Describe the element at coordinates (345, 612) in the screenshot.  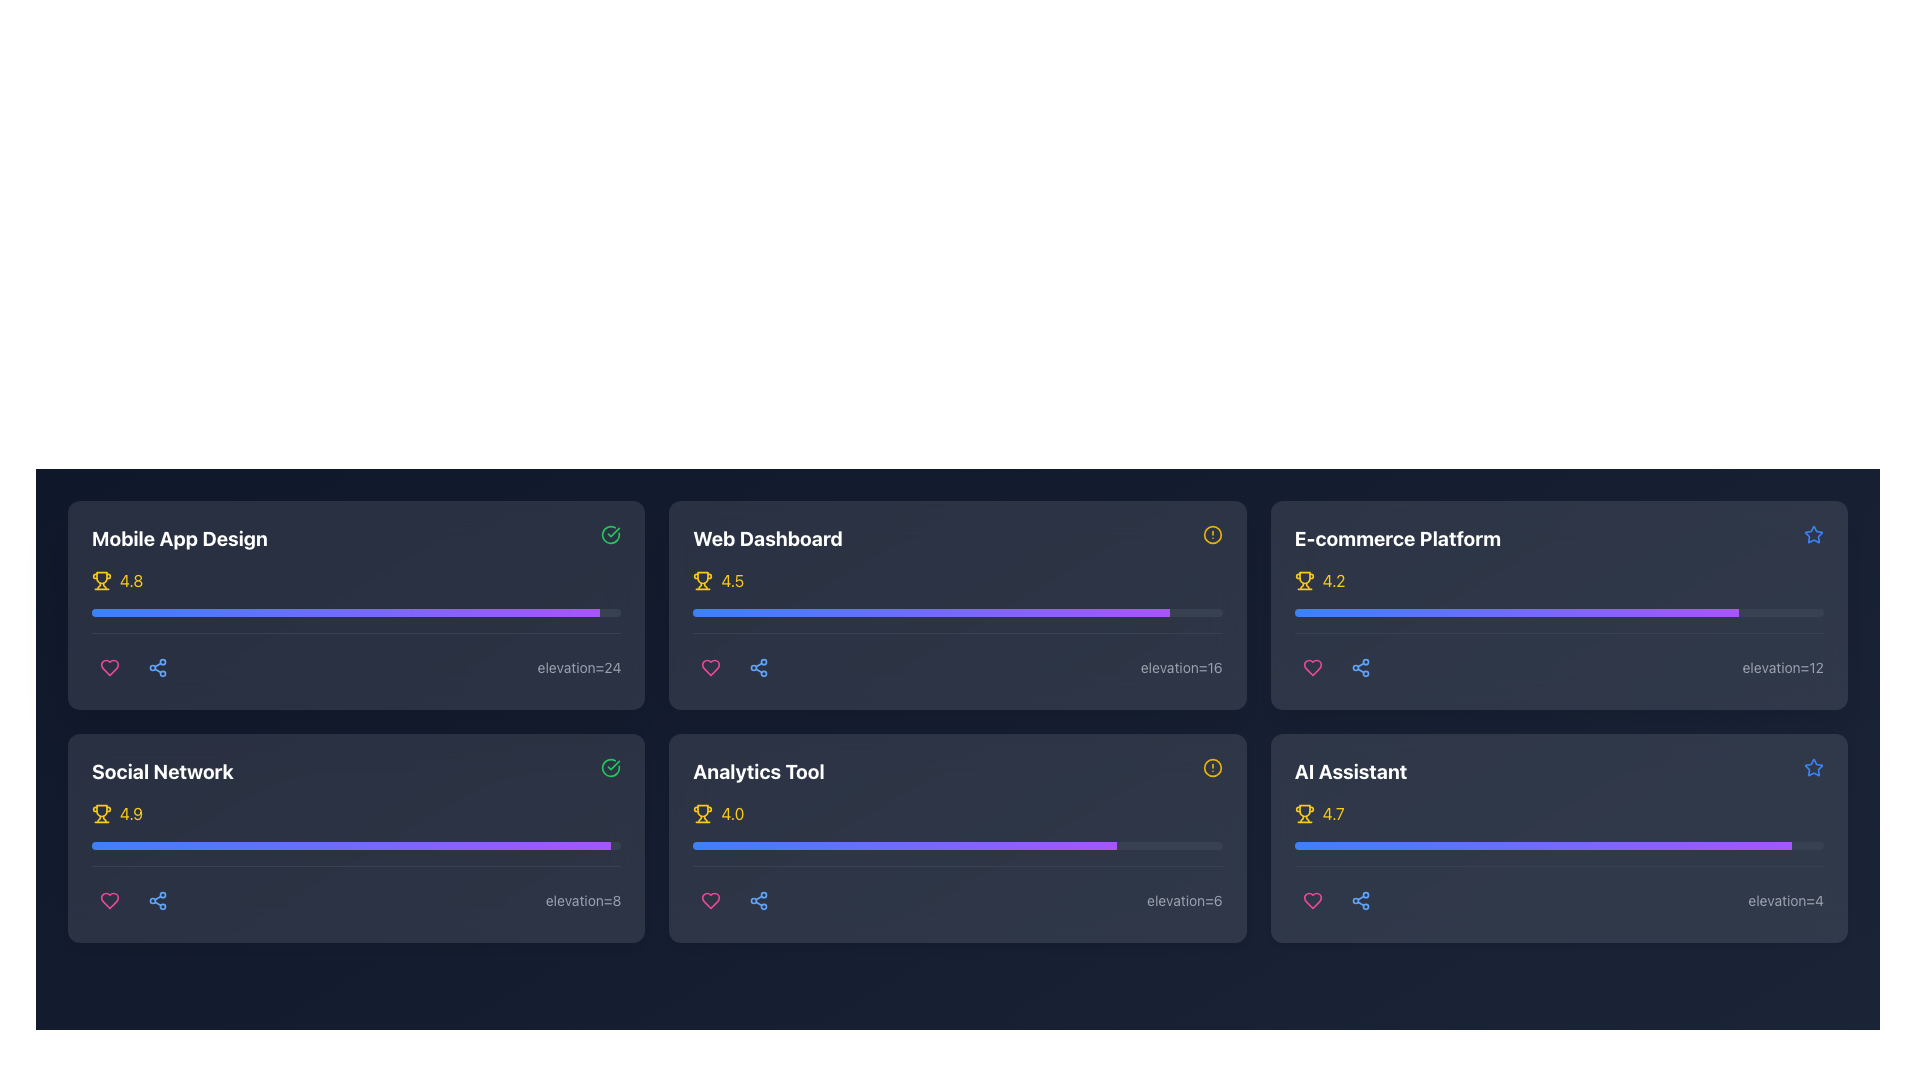
I see `the filled portion of the progress indicator bar representing 96% completion within the 'Mobile App Design' card in the top-left of the grid layout` at that location.